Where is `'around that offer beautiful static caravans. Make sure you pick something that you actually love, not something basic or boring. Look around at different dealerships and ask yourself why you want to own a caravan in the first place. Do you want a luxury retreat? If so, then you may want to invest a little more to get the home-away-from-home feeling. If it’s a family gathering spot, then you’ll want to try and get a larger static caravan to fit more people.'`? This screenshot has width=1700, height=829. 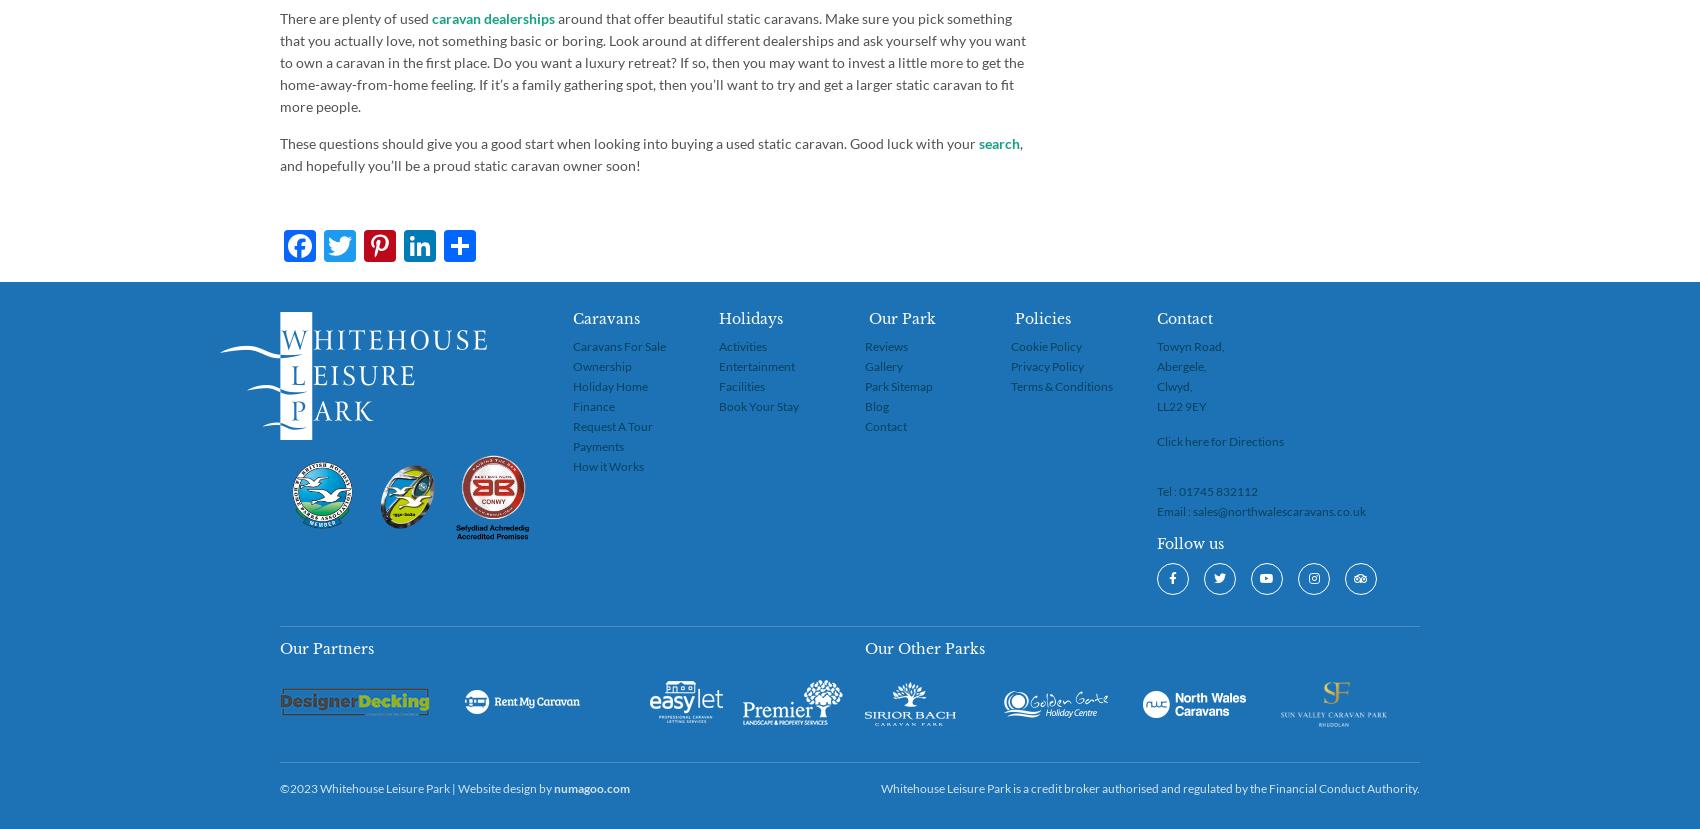
'around that offer beautiful static caravans. Make sure you pick something that you actually love, not something basic or boring. Look around at different dealerships and ask yourself why you want to own a caravan in the first place. Do you want a luxury retreat? If so, then you may want to invest a little more to get the home-away-from-home feeling. If it’s a family gathering spot, then you’ll want to try and get a larger static caravan to fit more people.' is located at coordinates (652, 61).